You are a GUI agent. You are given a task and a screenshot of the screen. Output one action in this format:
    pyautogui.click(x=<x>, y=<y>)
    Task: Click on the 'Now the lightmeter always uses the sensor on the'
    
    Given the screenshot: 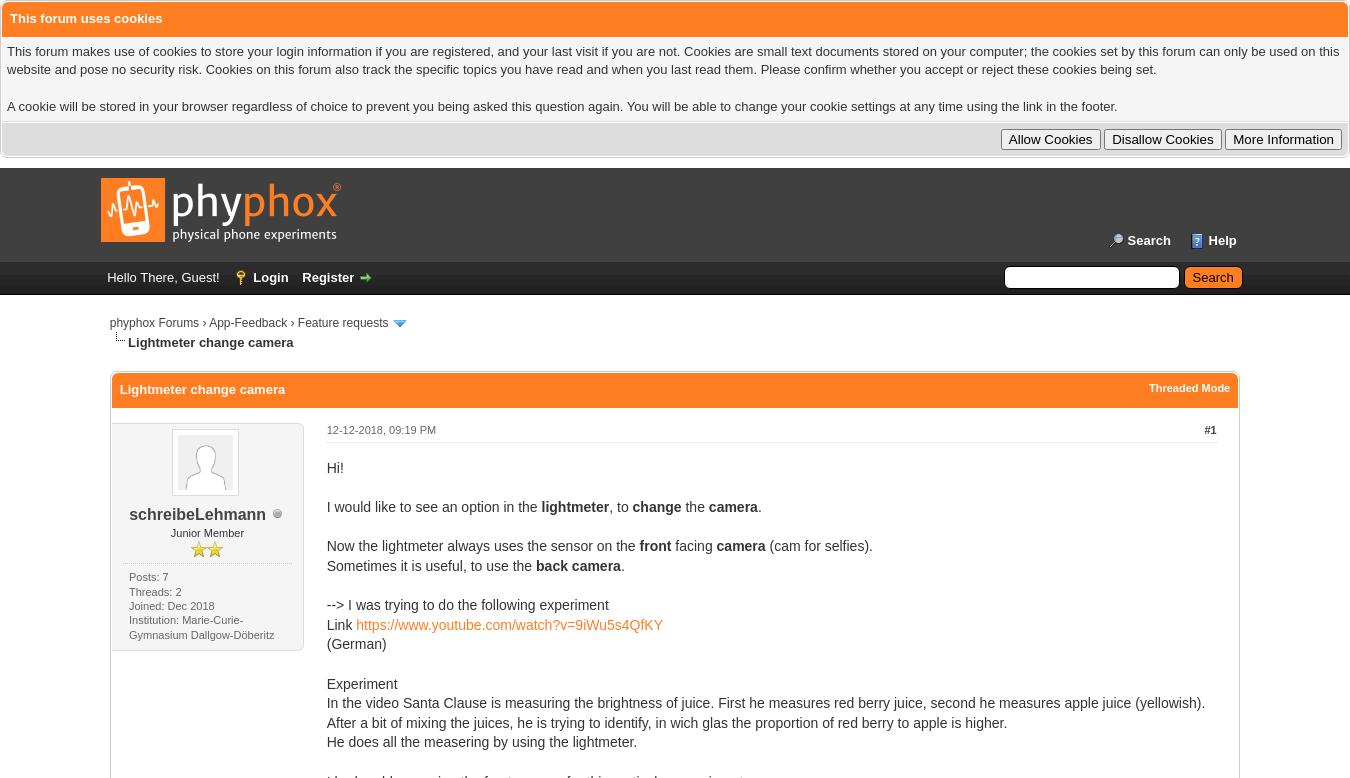 What is the action you would take?
    pyautogui.click(x=481, y=546)
    